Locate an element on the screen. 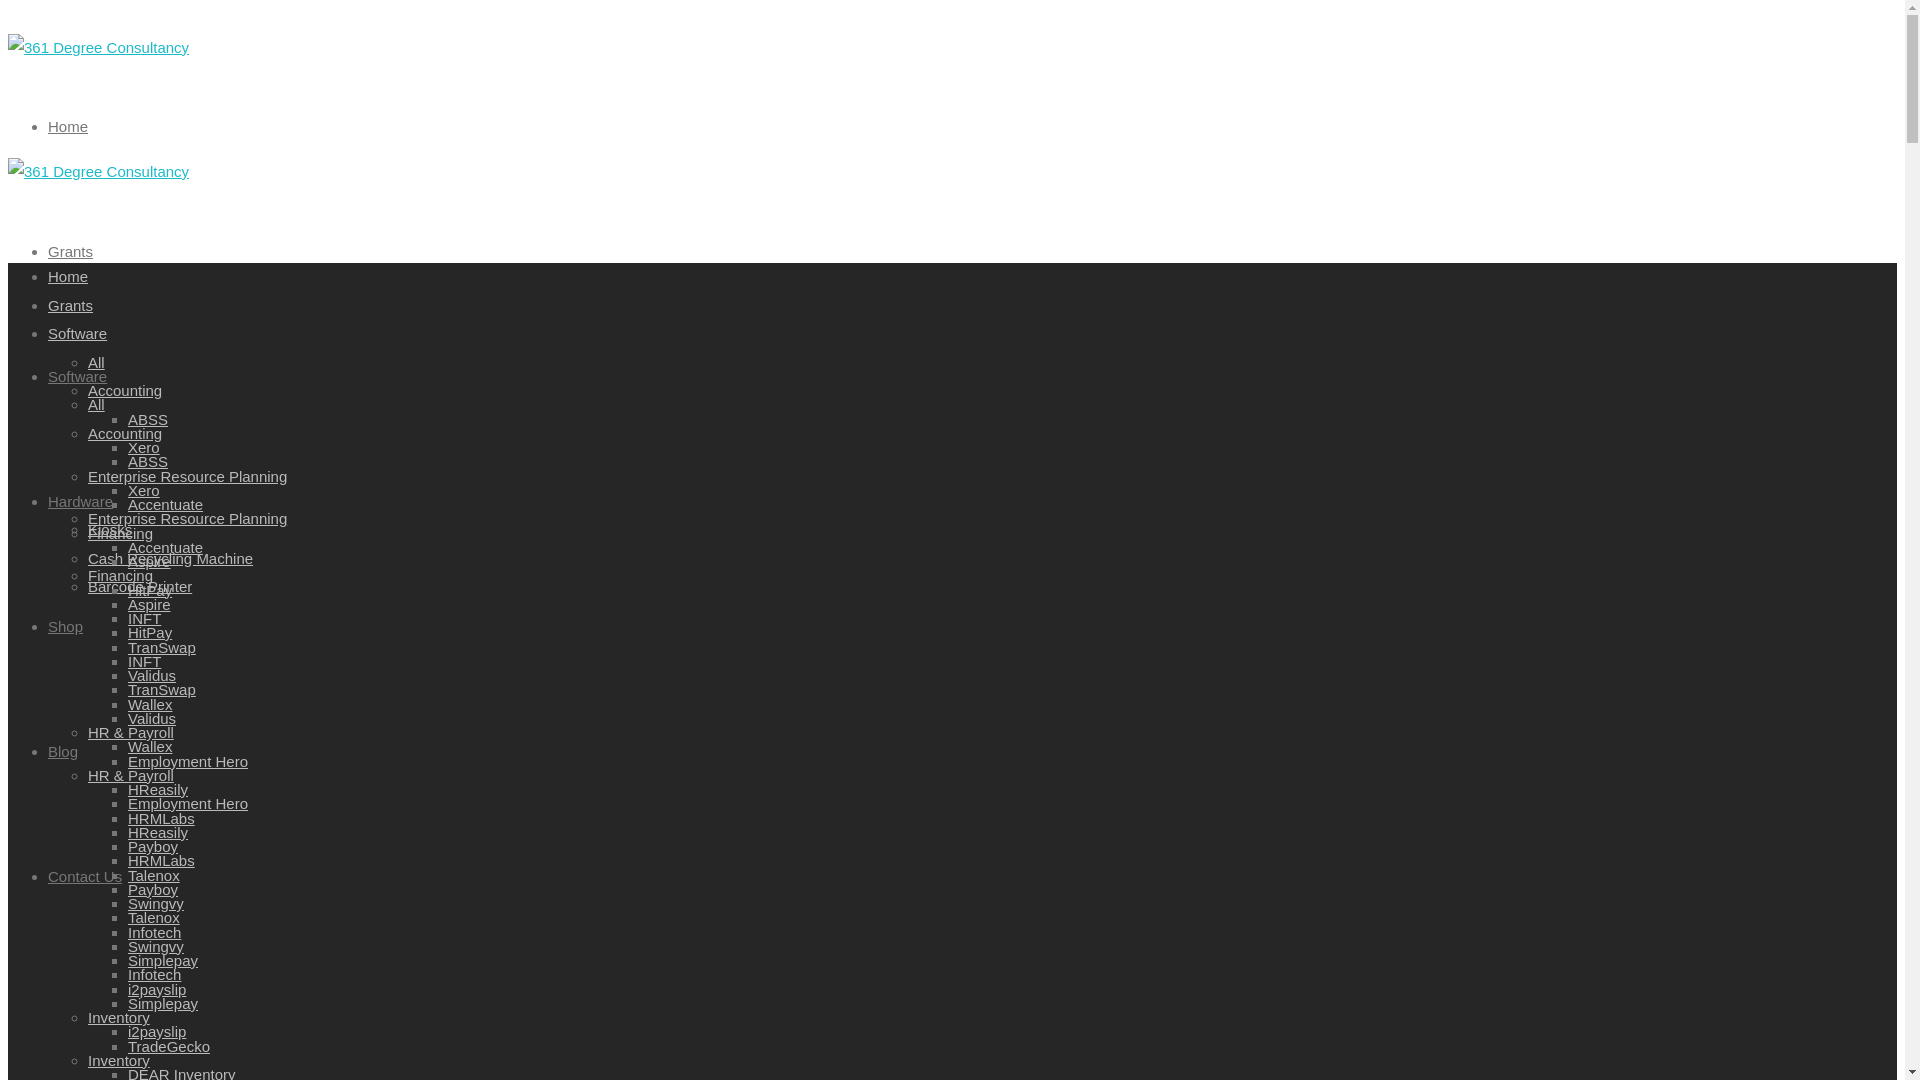 The height and width of the screenshot is (1080, 1920). 'INFT' is located at coordinates (127, 617).